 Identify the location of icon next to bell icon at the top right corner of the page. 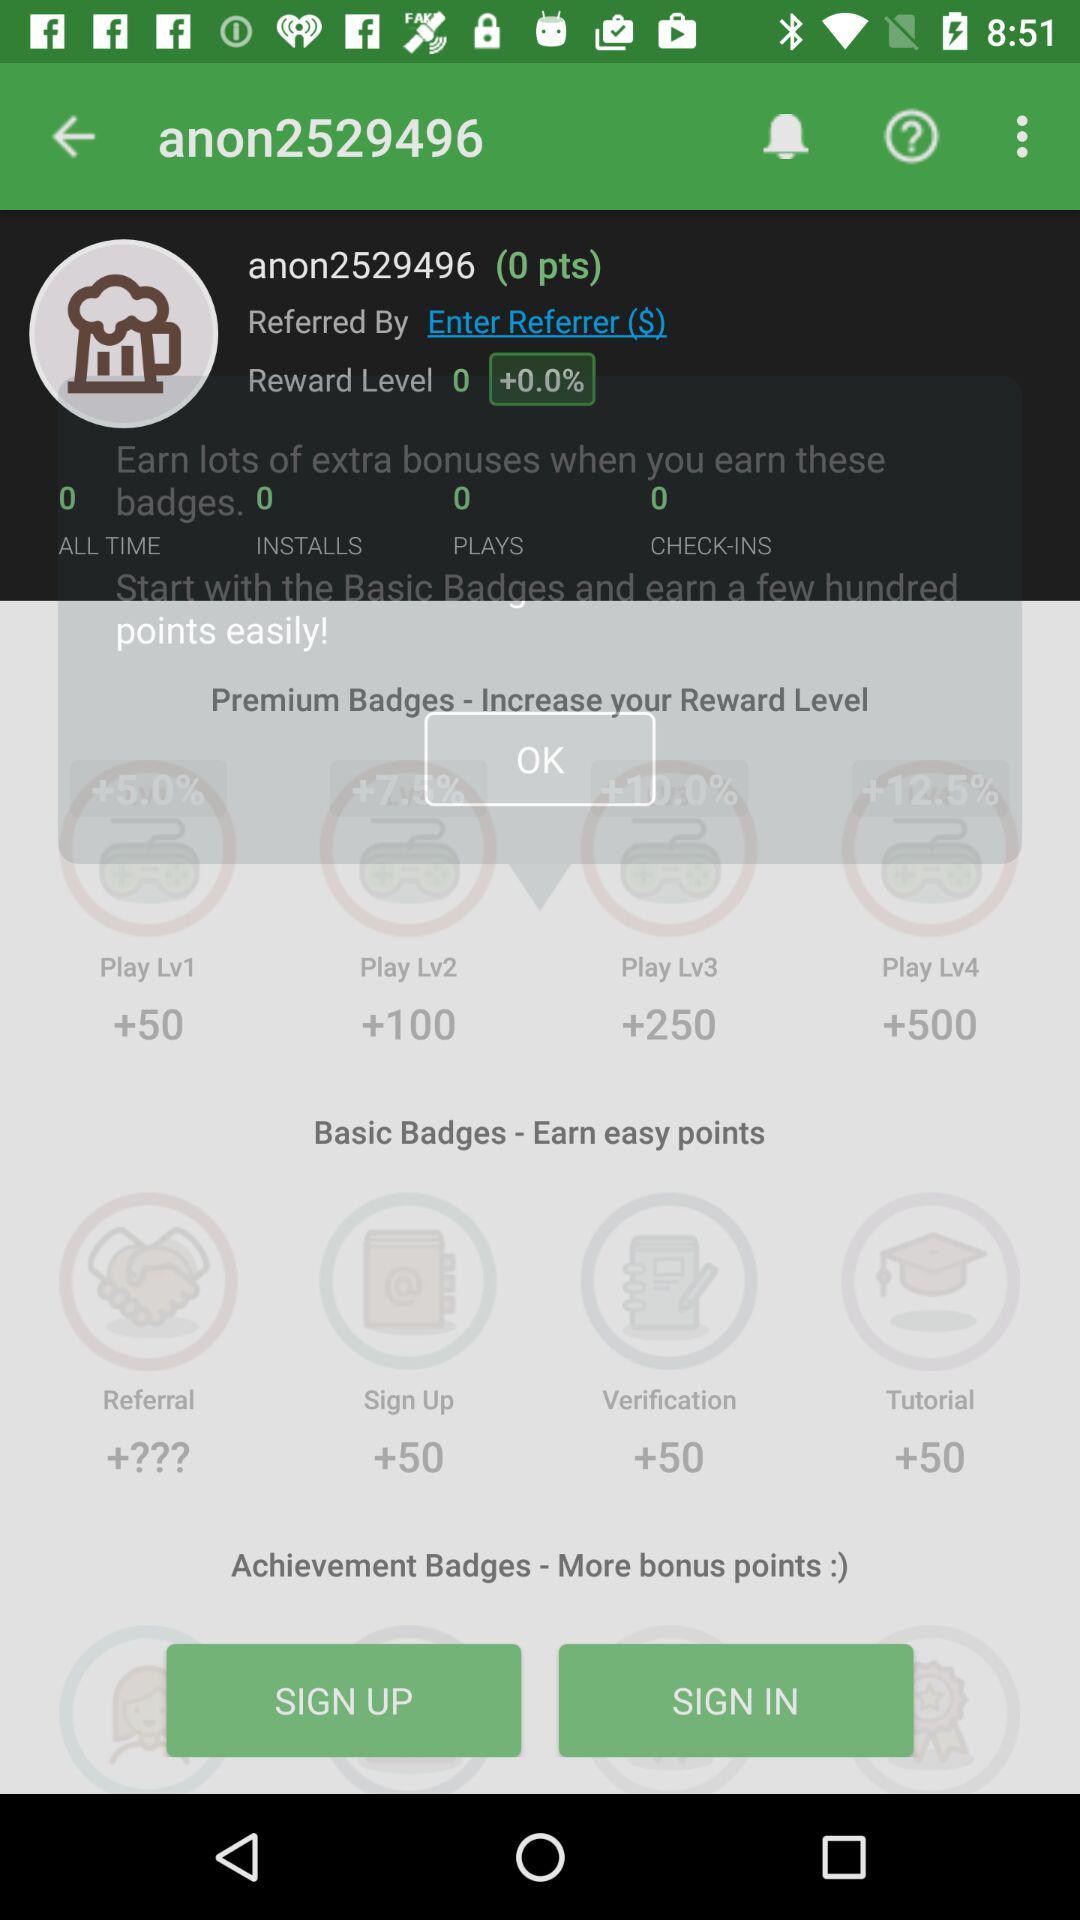
(911, 136).